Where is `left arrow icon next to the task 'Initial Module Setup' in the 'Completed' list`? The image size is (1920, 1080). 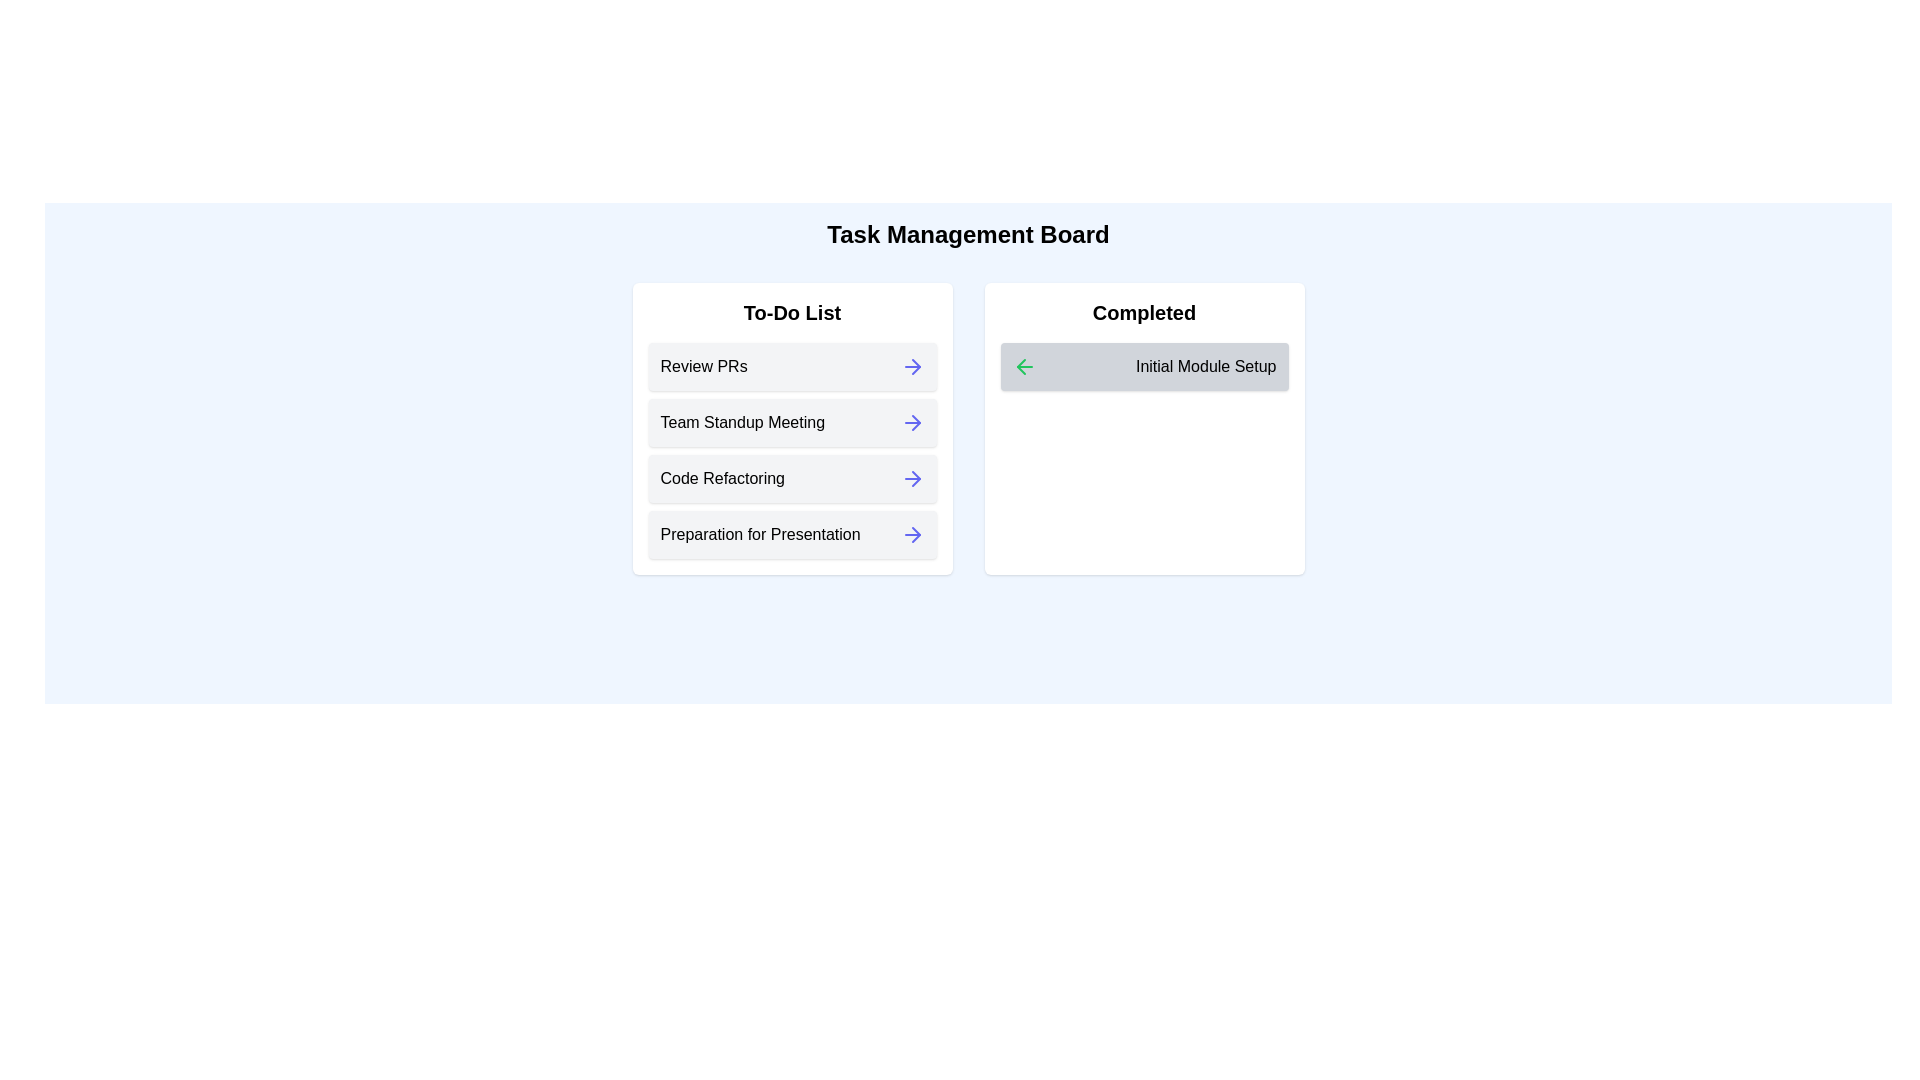
left arrow icon next to the task 'Initial Module Setup' in the 'Completed' list is located at coordinates (1024, 366).